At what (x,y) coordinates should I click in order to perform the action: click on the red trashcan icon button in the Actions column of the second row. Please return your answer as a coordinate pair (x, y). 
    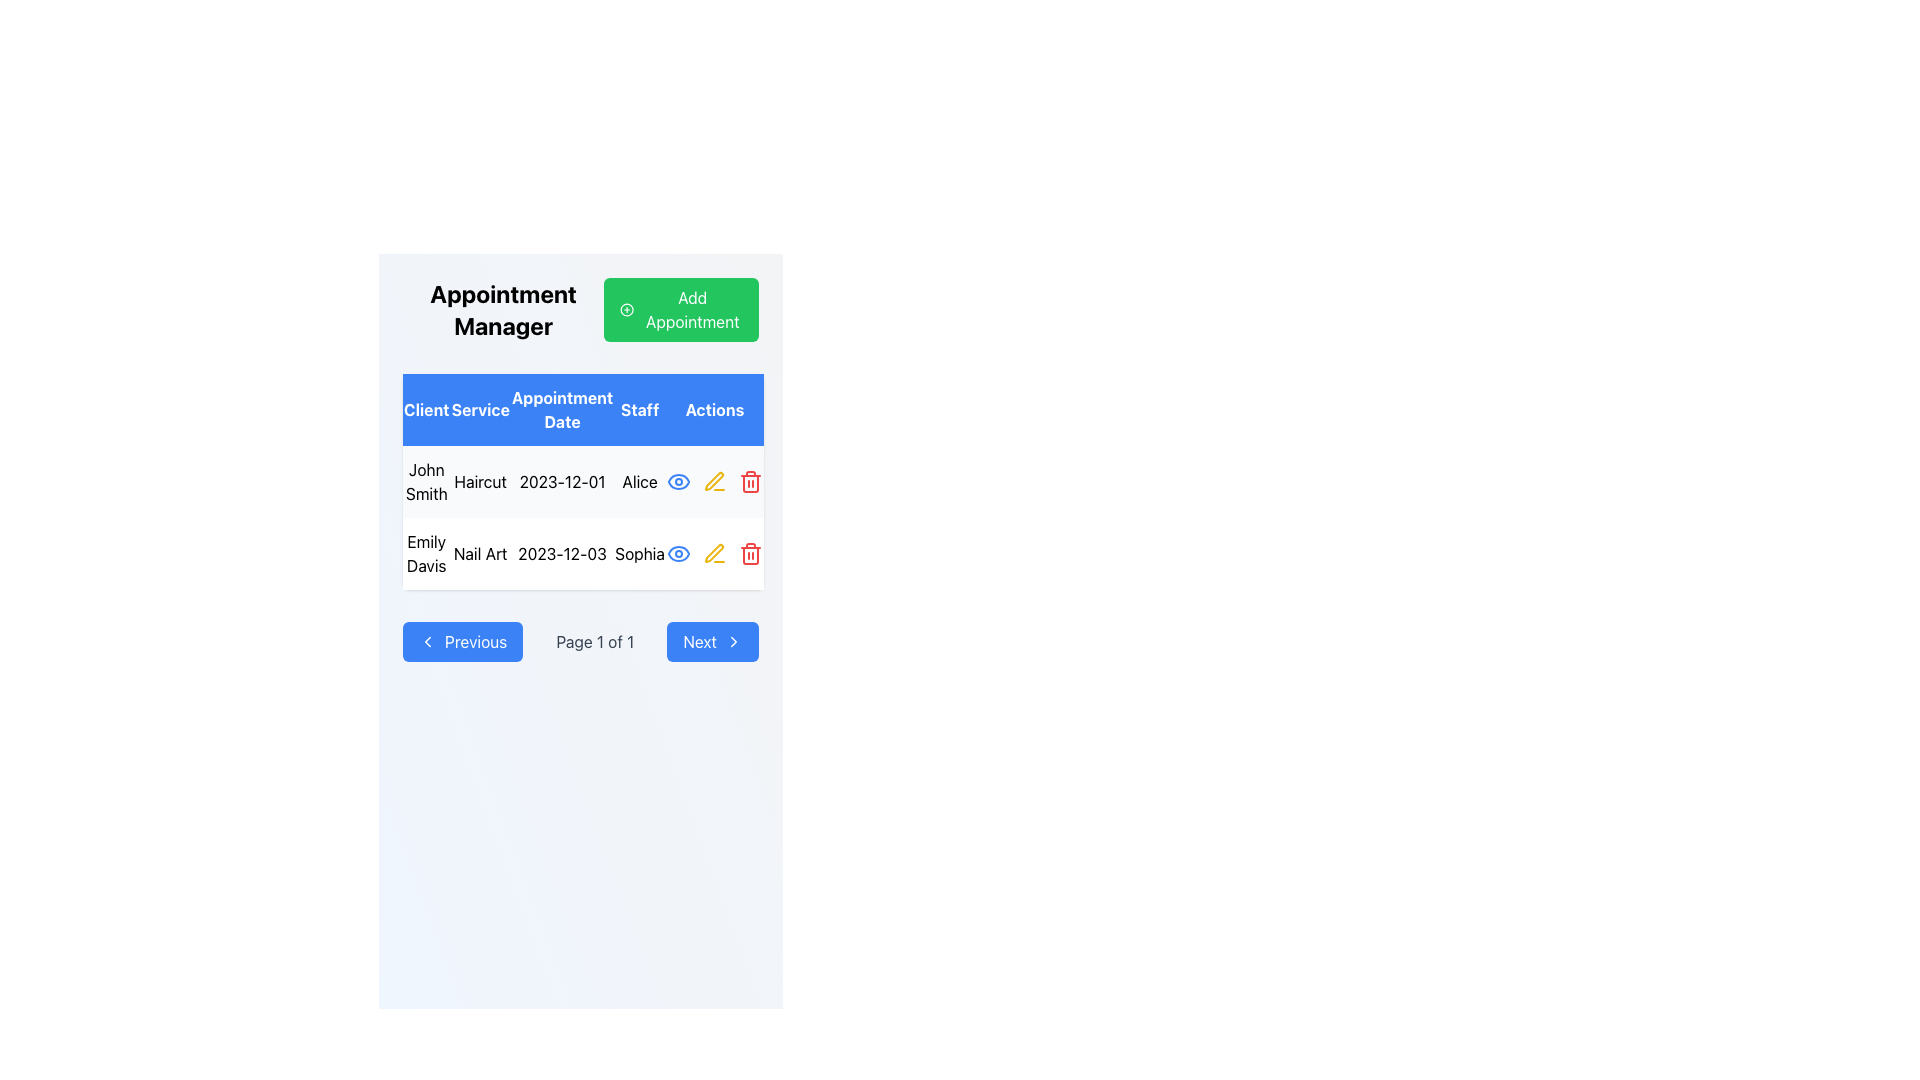
    Looking at the image, I should click on (749, 554).